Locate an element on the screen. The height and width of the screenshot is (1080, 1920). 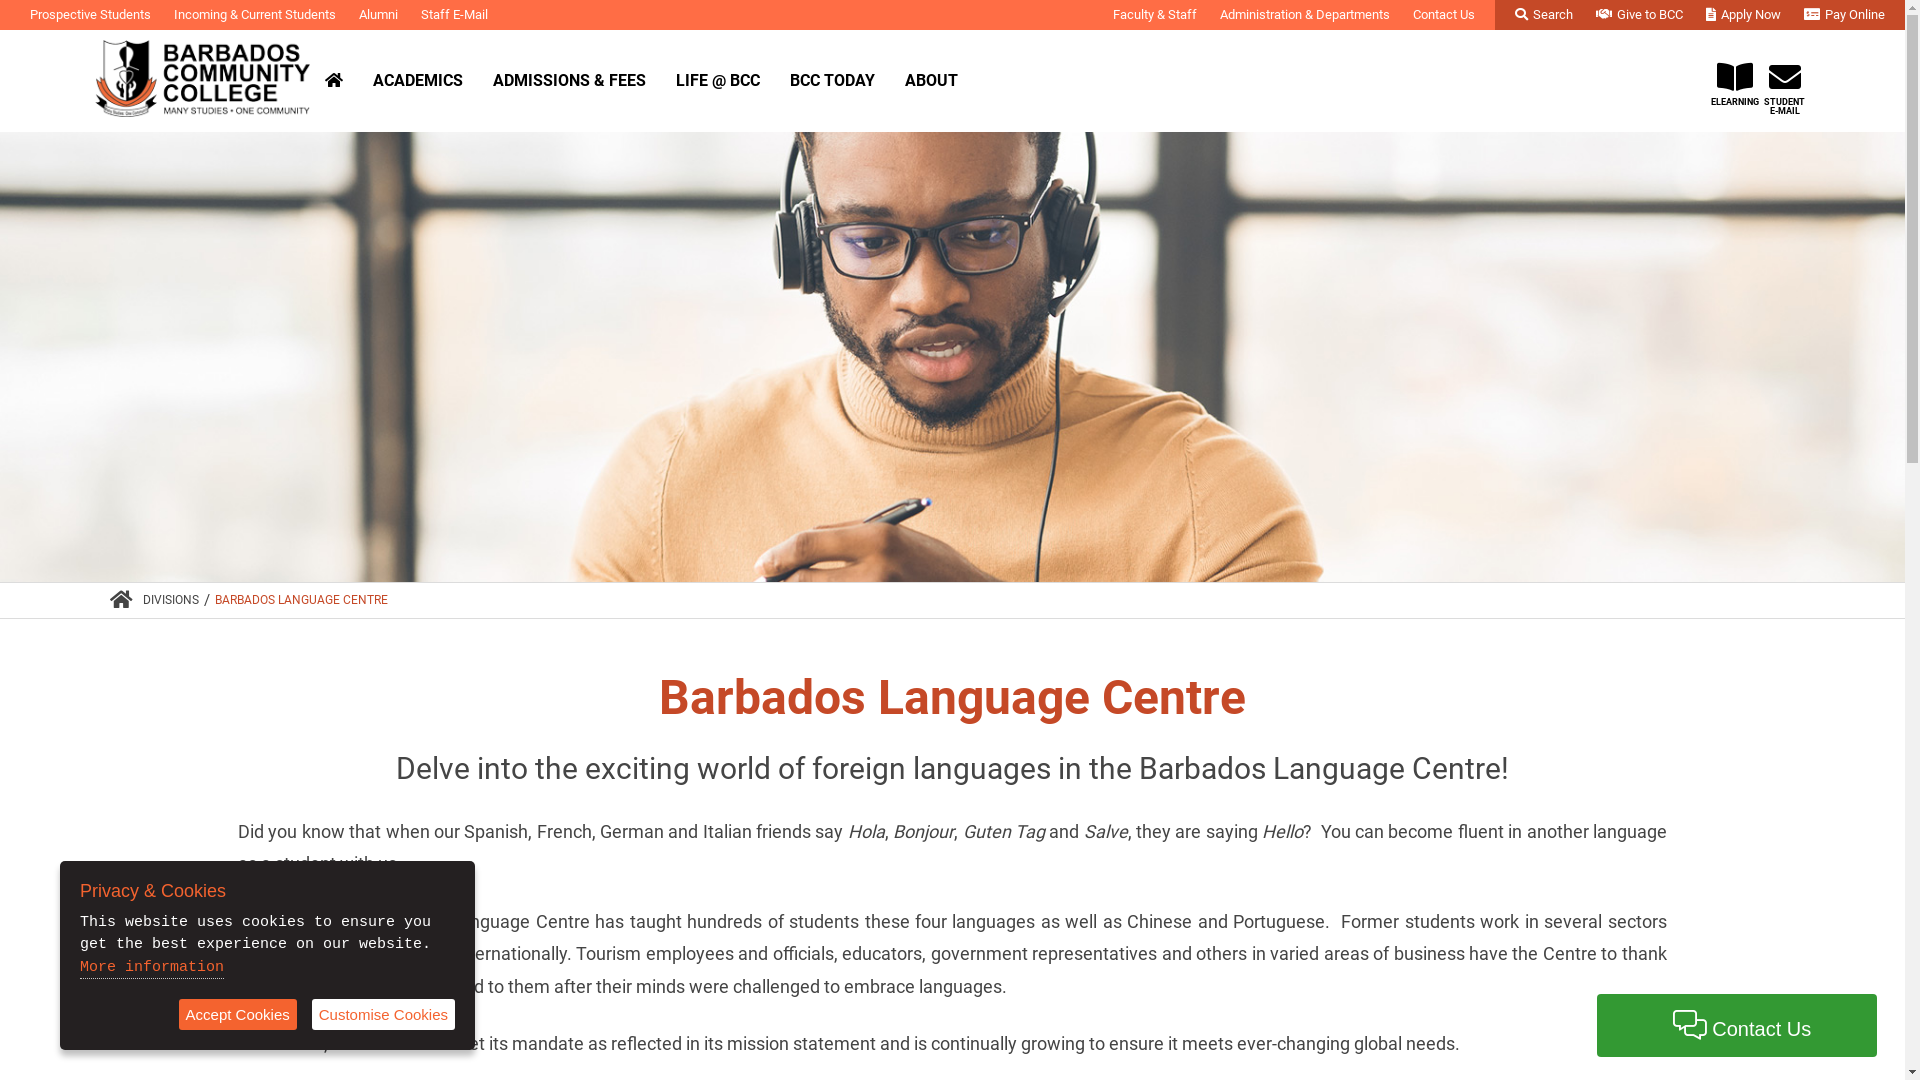
'BCC TODAY' is located at coordinates (832, 80).